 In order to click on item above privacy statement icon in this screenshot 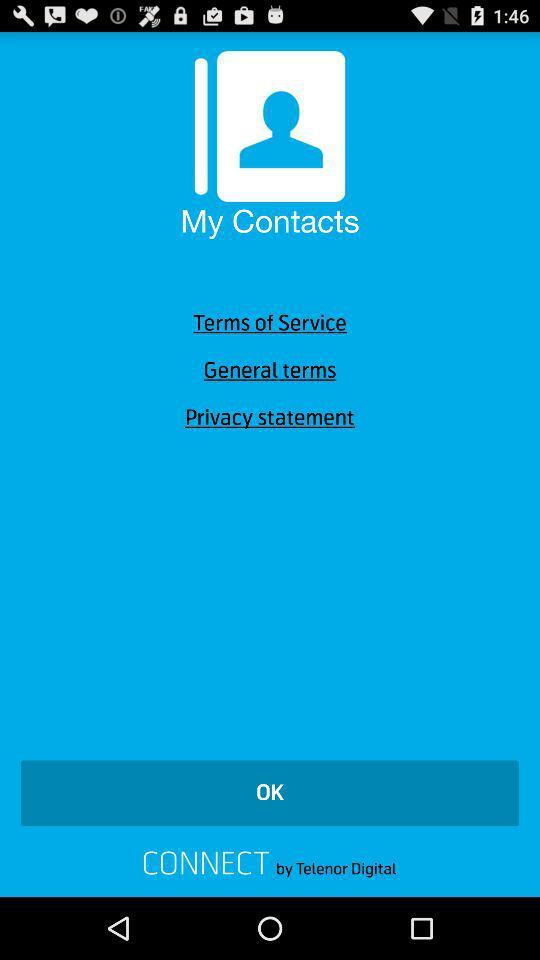, I will do `click(270, 369)`.